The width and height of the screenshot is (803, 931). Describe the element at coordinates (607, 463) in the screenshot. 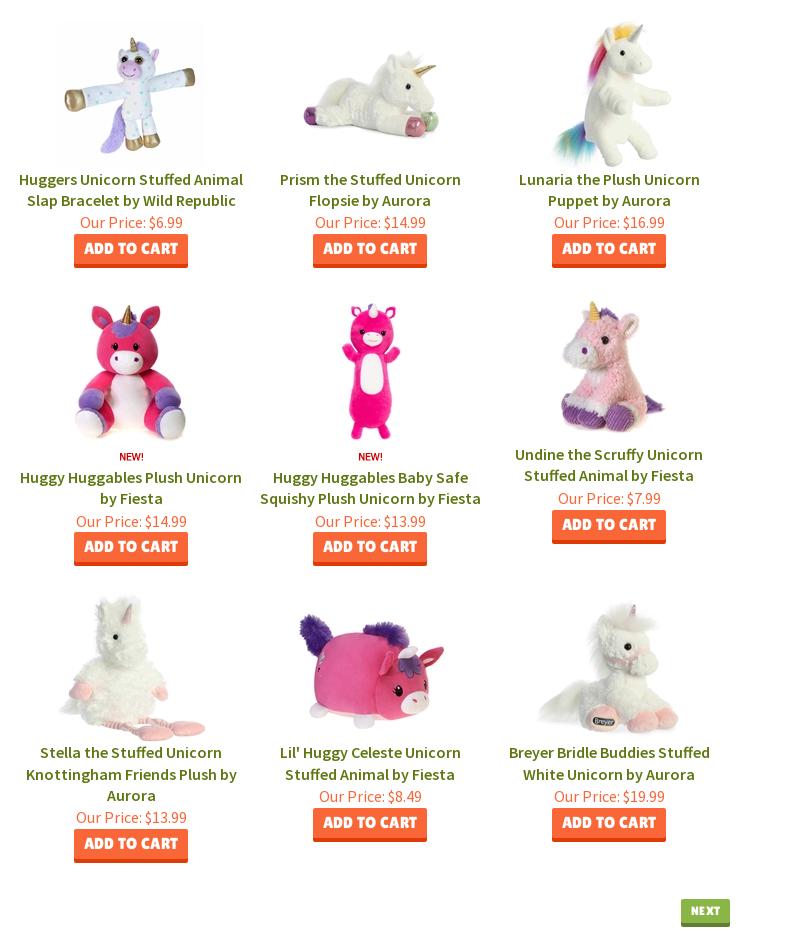

I see `'Undine the Scruffy Unicorn Stuffed Animal by Fiesta'` at that location.